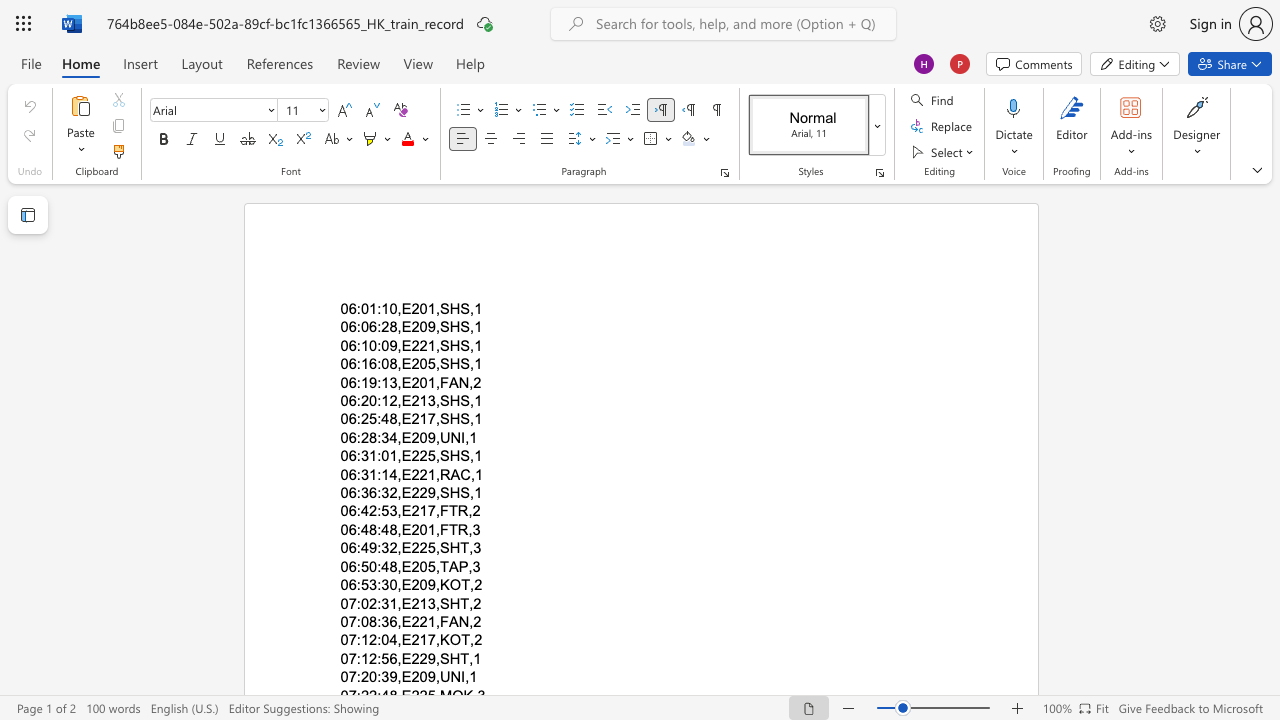 The height and width of the screenshot is (720, 1280). Describe the element at coordinates (418, 326) in the screenshot. I see `the subset text "09,SHS,1" within the text "06:06:28,E209,SHS,1"` at that location.